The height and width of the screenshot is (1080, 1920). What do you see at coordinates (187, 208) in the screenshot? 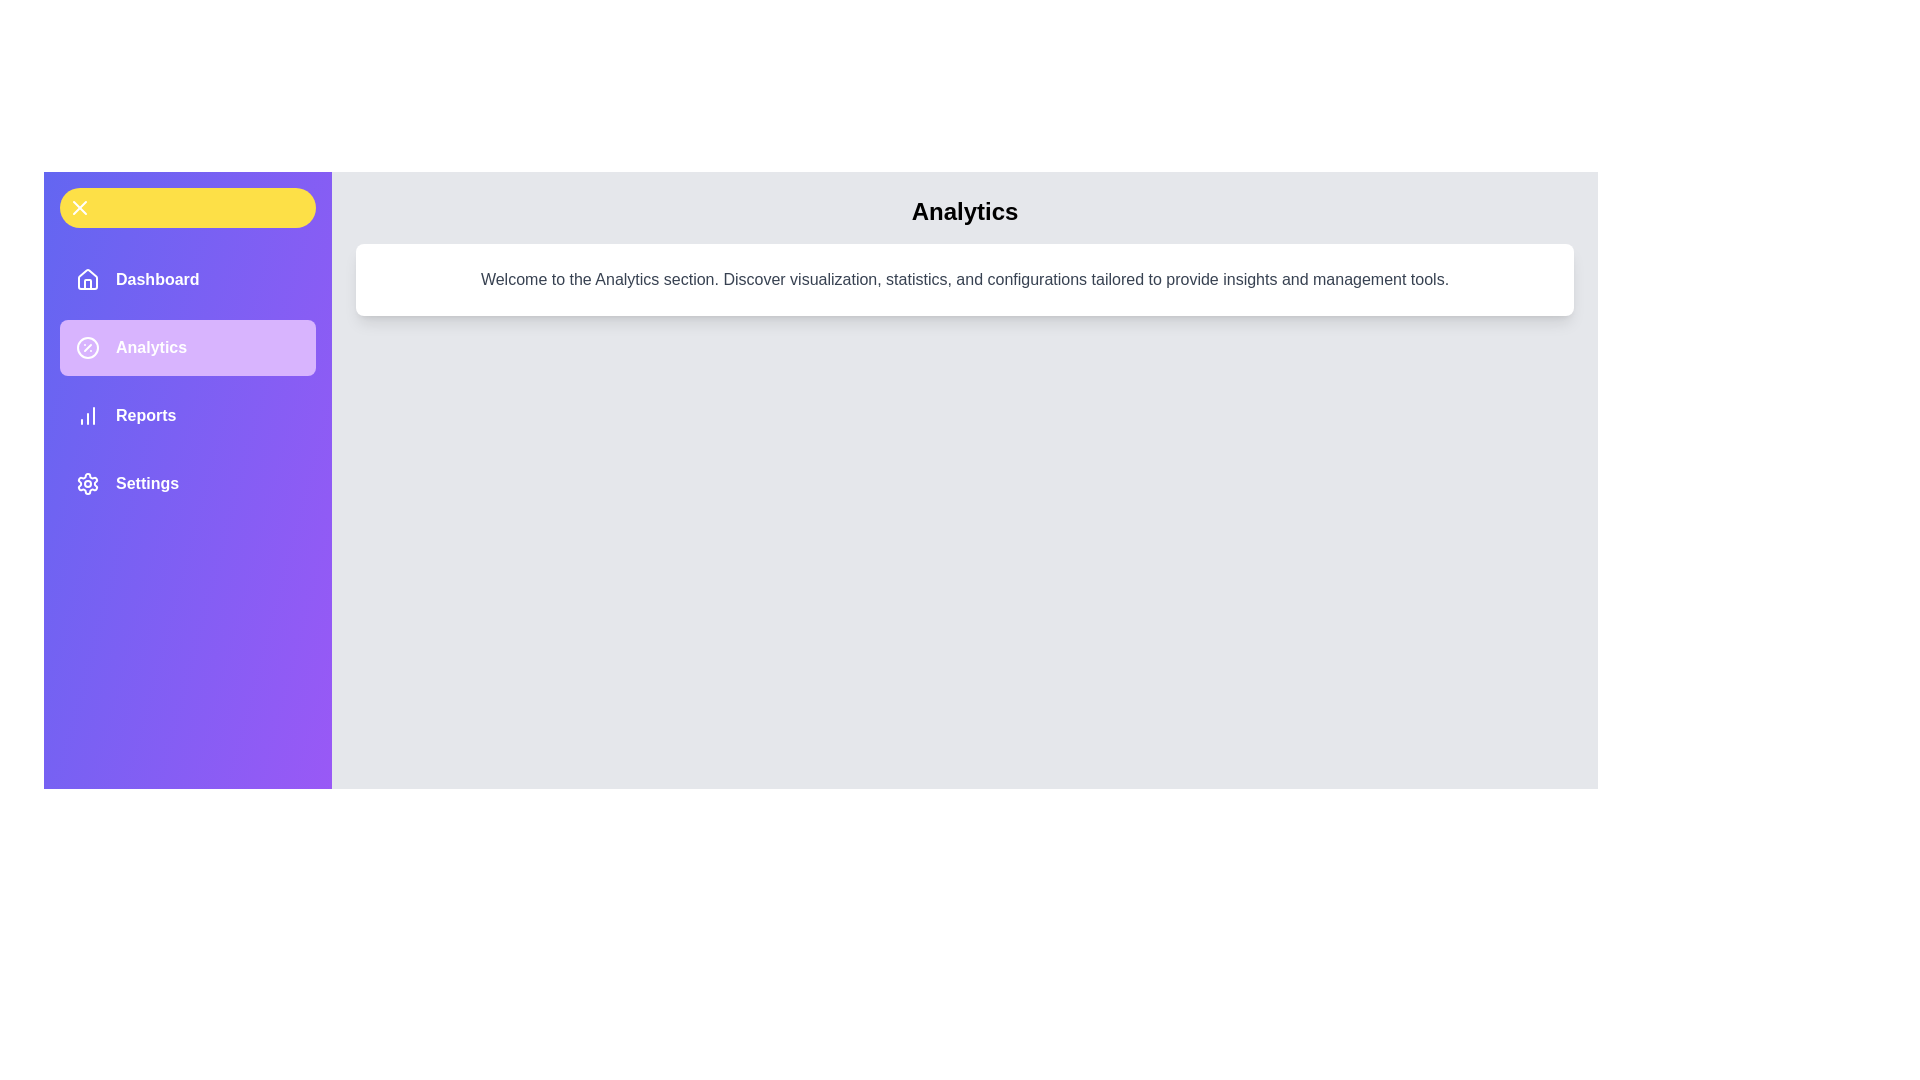
I see `the drawer toggle button to toggle the drawer open or closed` at bounding box center [187, 208].